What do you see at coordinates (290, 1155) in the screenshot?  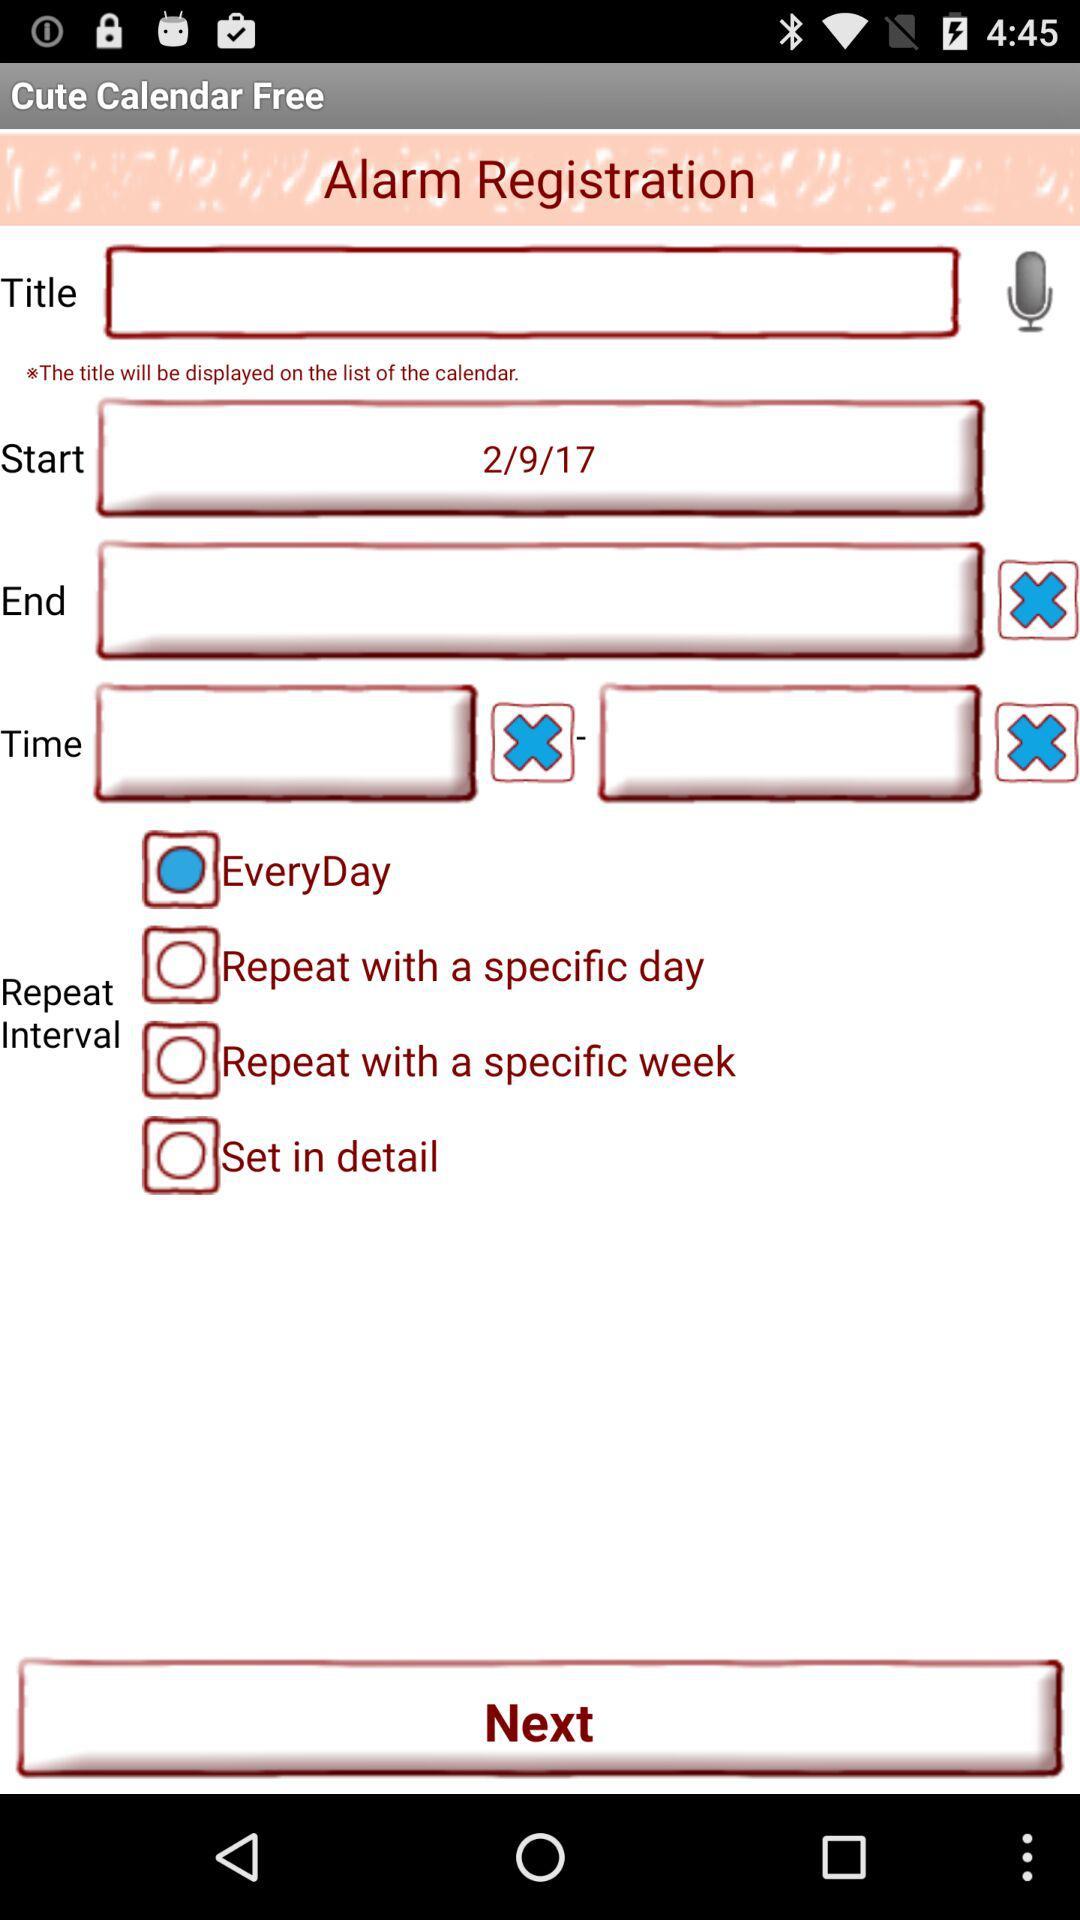 I see `the icon below repeat with a item` at bounding box center [290, 1155].